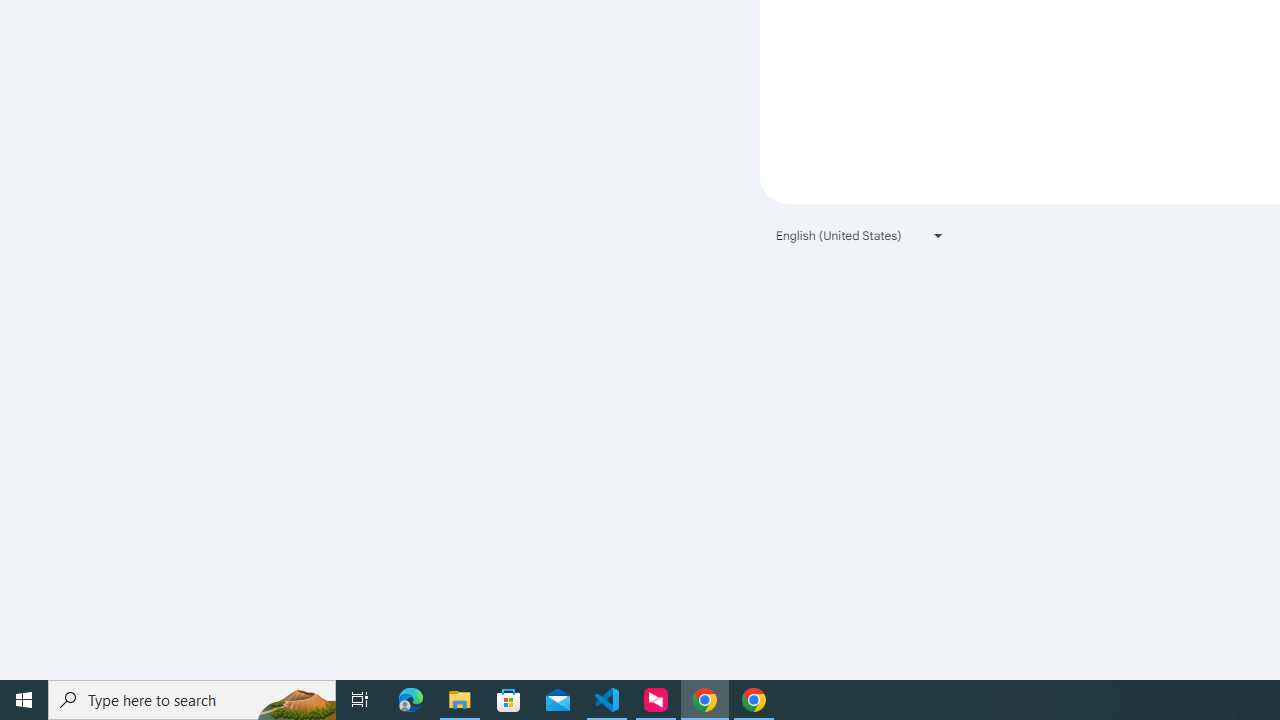 The width and height of the screenshot is (1280, 720). Describe the element at coordinates (860, 234) in the screenshot. I see `'English (United States)'` at that location.